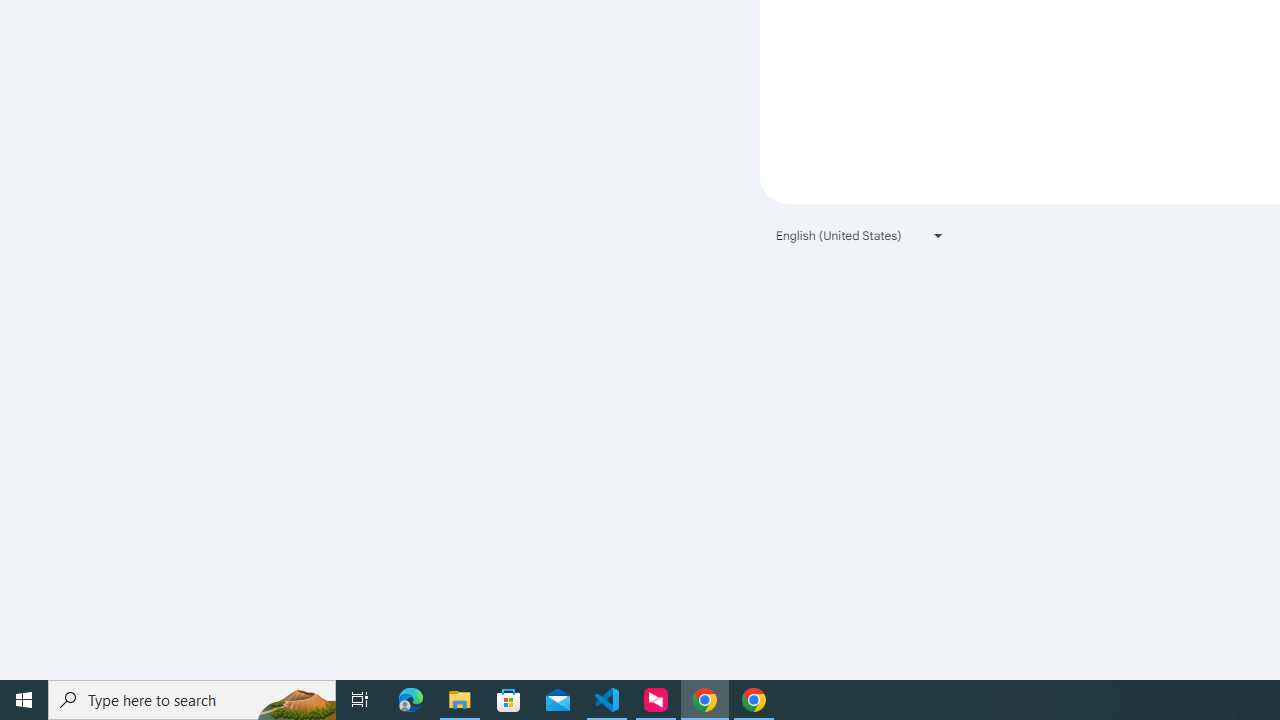 The width and height of the screenshot is (1280, 720). Describe the element at coordinates (860, 234) in the screenshot. I see `'English (United States)'` at that location.